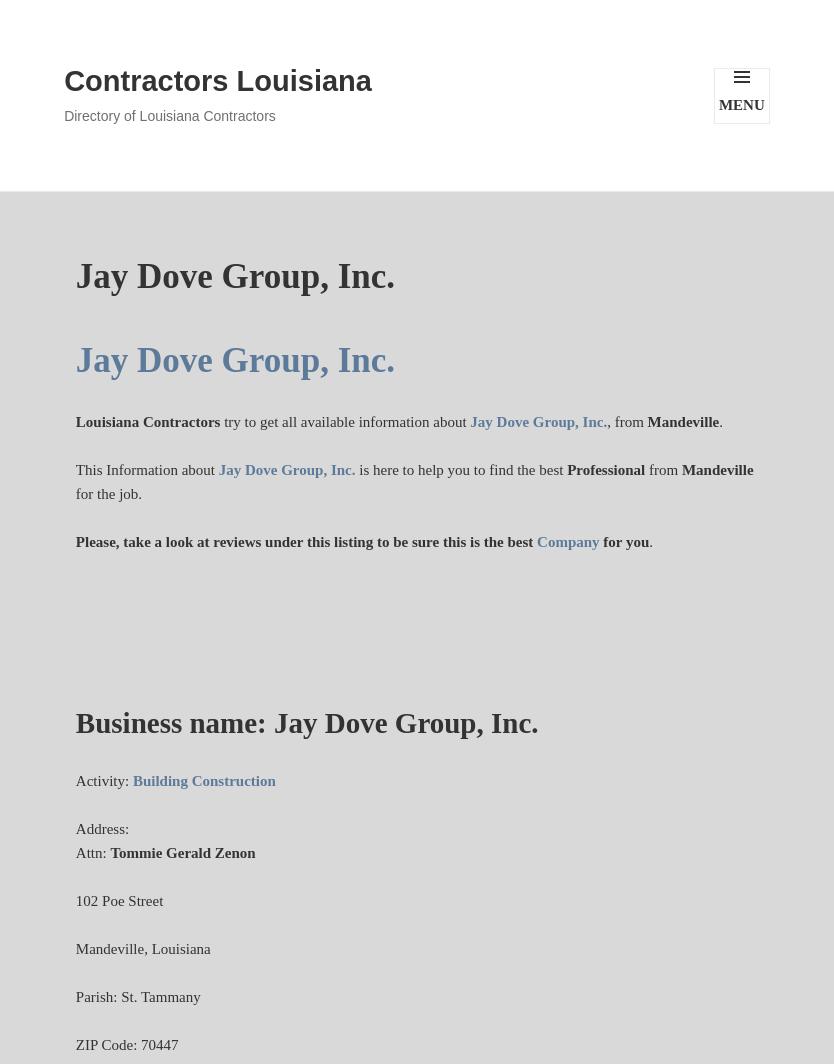  What do you see at coordinates (91, 853) in the screenshot?
I see `'Attn:'` at bounding box center [91, 853].